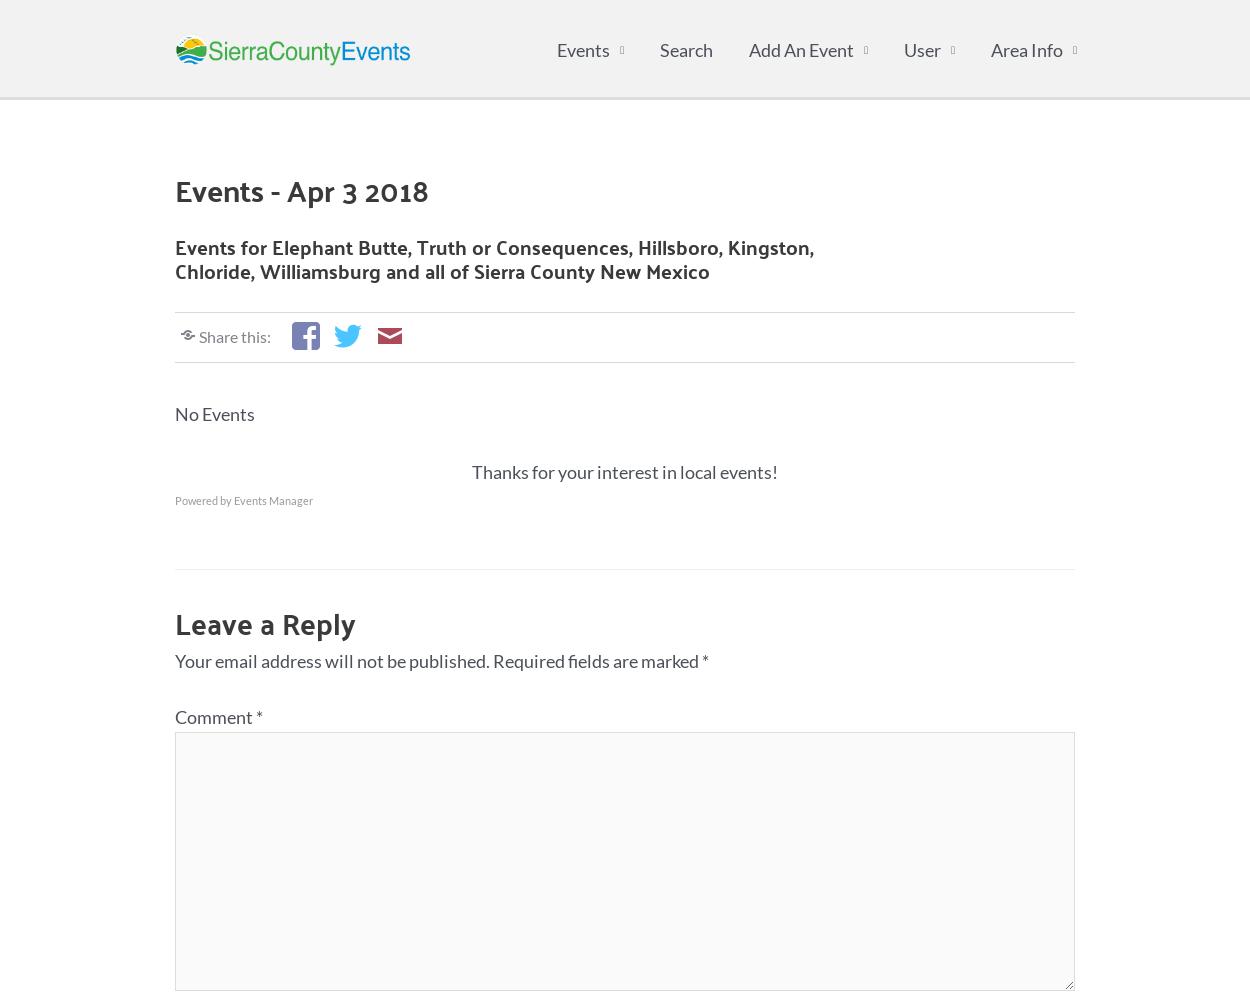 The height and width of the screenshot is (1000, 1250). I want to click on 'No Events', so click(213, 414).